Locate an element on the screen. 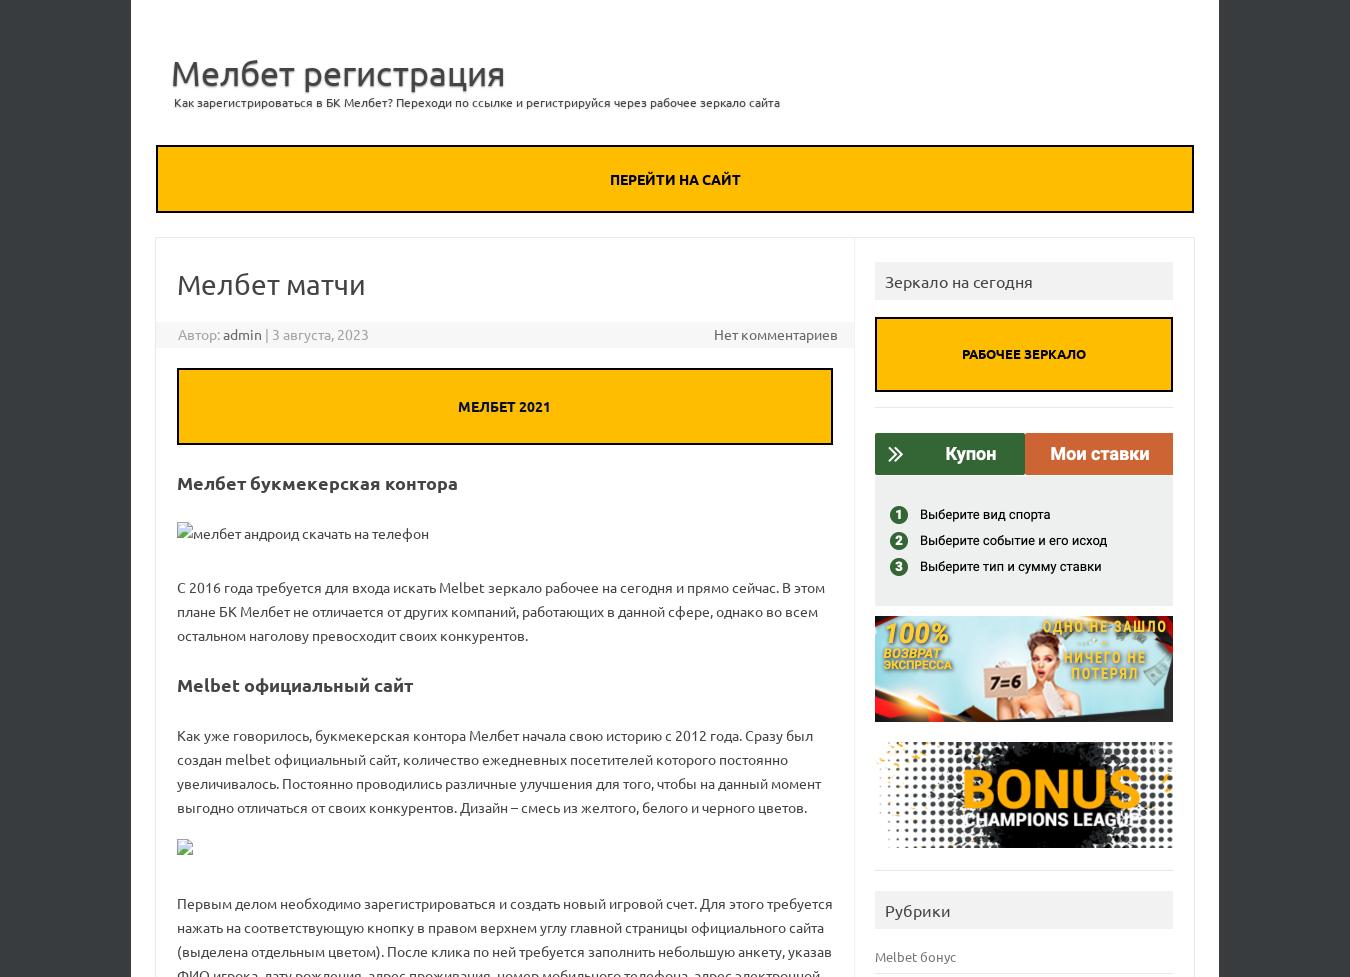 The width and height of the screenshot is (1350, 977). 'Как зарегистрироваться в БК Мелбет? Переходи по ссылке и регистрируйся через рабочее зеркало сайта' is located at coordinates (174, 101).